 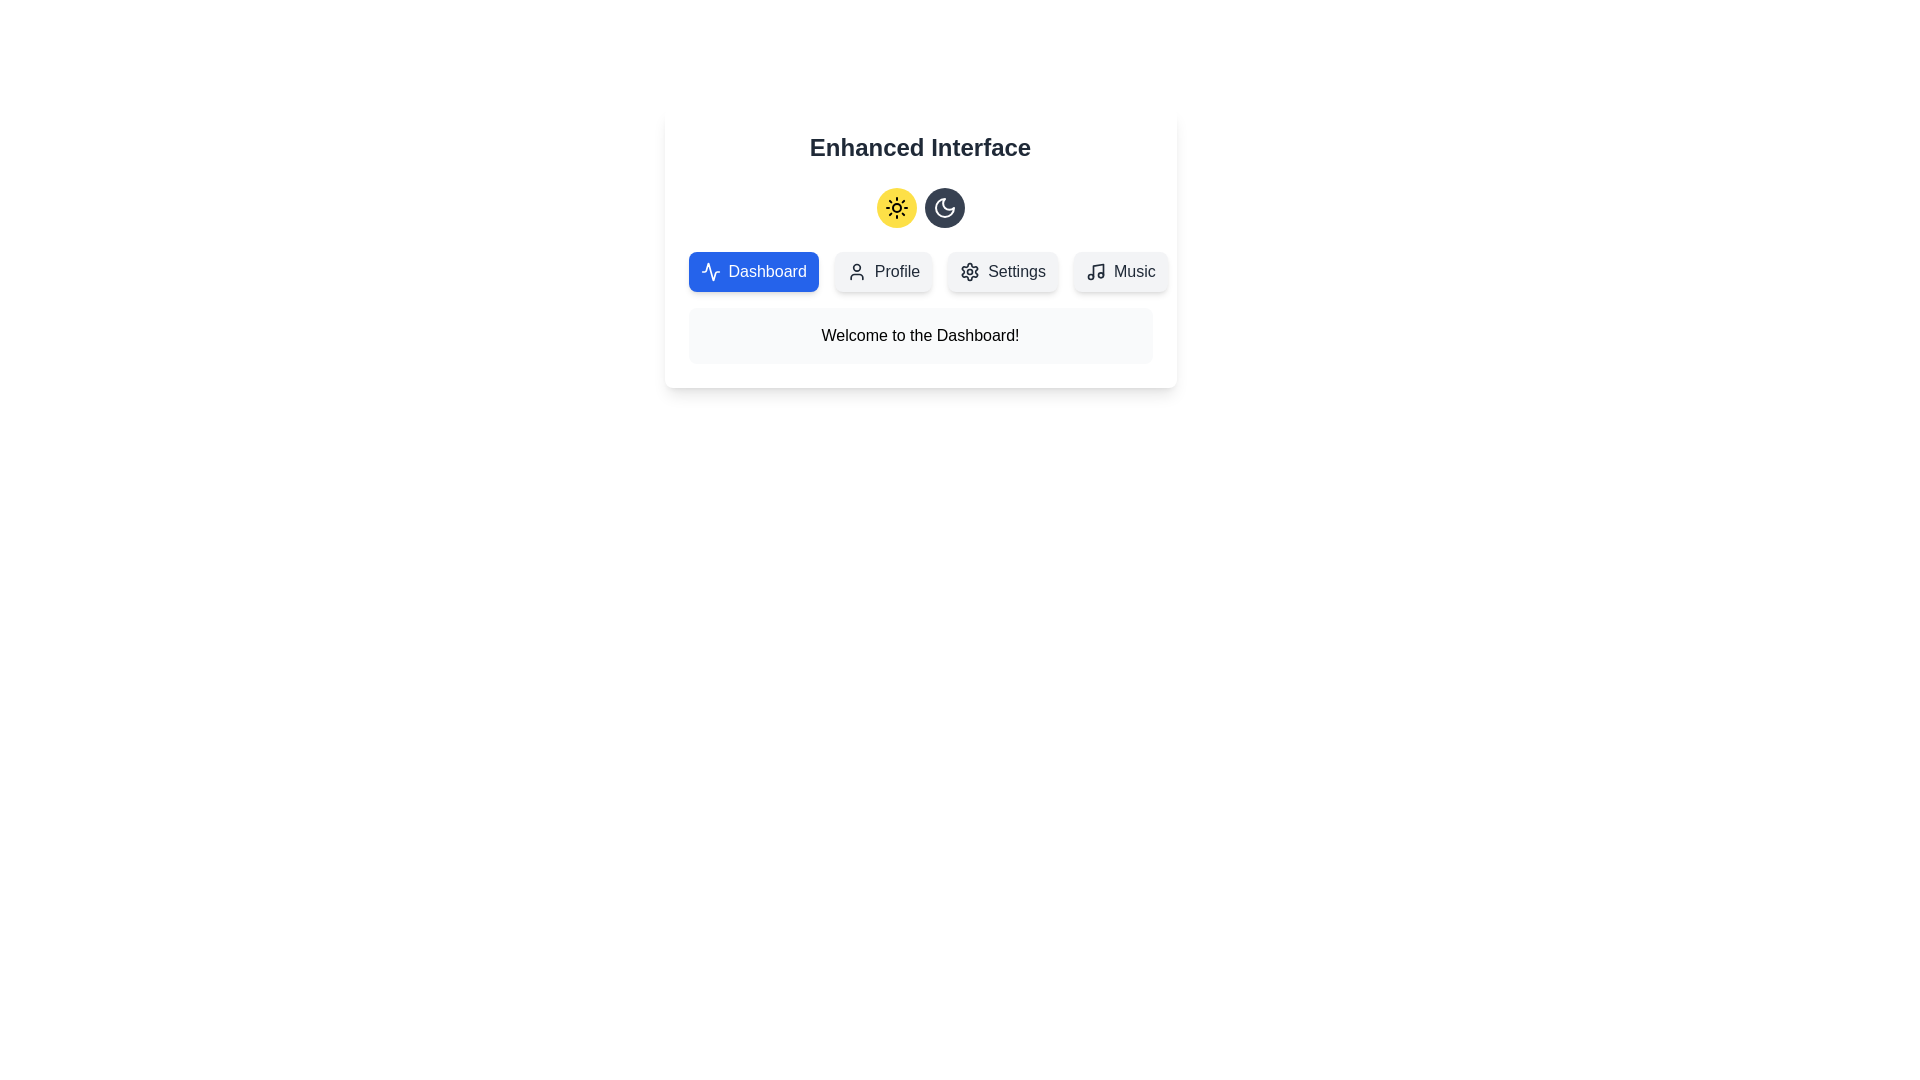 I want to click on the 'Profile' button, which is a rectangular button with rounded borders, light gray background, and dark gray text, positioned between the 'Dashboard' and 'Settings' buttons, so click(x=882, y=272).